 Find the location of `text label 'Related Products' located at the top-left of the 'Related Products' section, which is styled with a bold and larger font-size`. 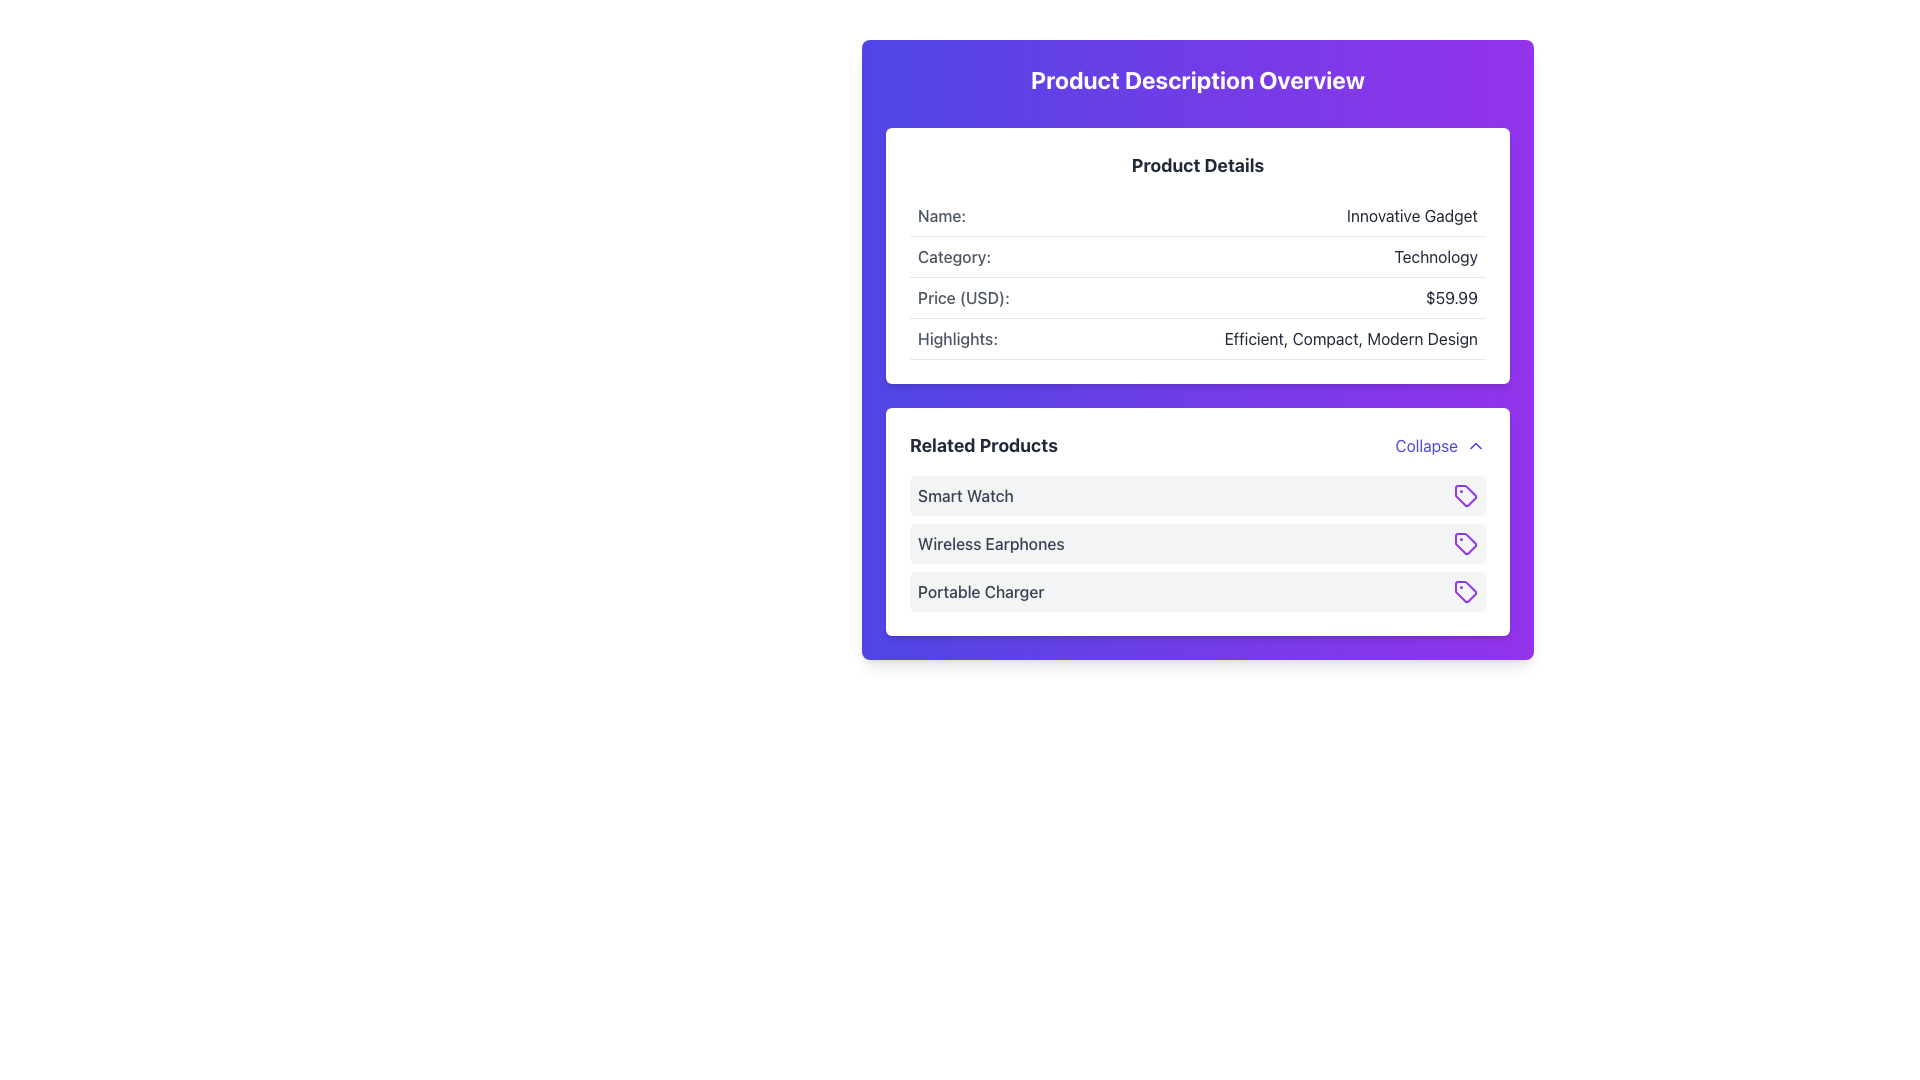

text label 'Related Products' located at the top-left of the 'Related Products' section, which is styled with a bold and larger font-size is located at coordinates (983, 445).